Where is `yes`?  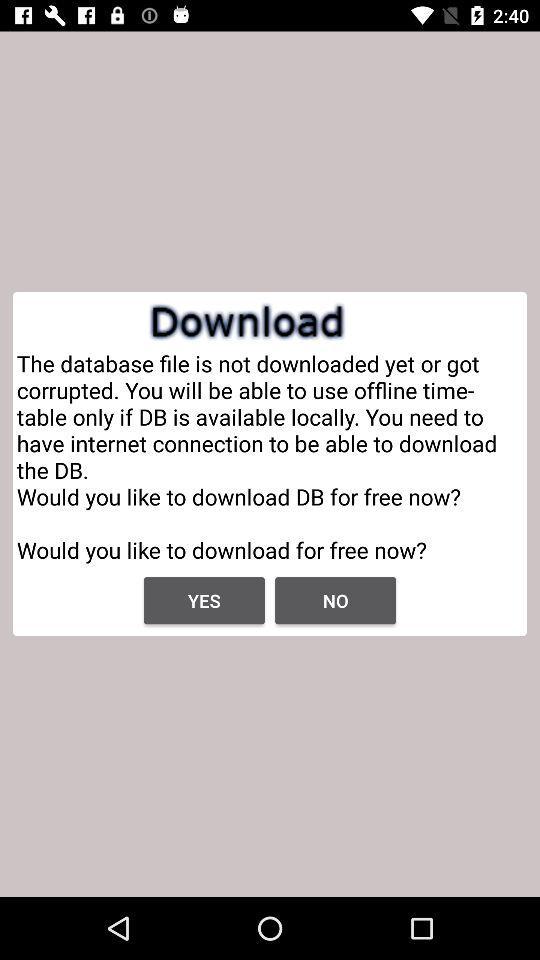 yes is located at coordinates (203, 600).